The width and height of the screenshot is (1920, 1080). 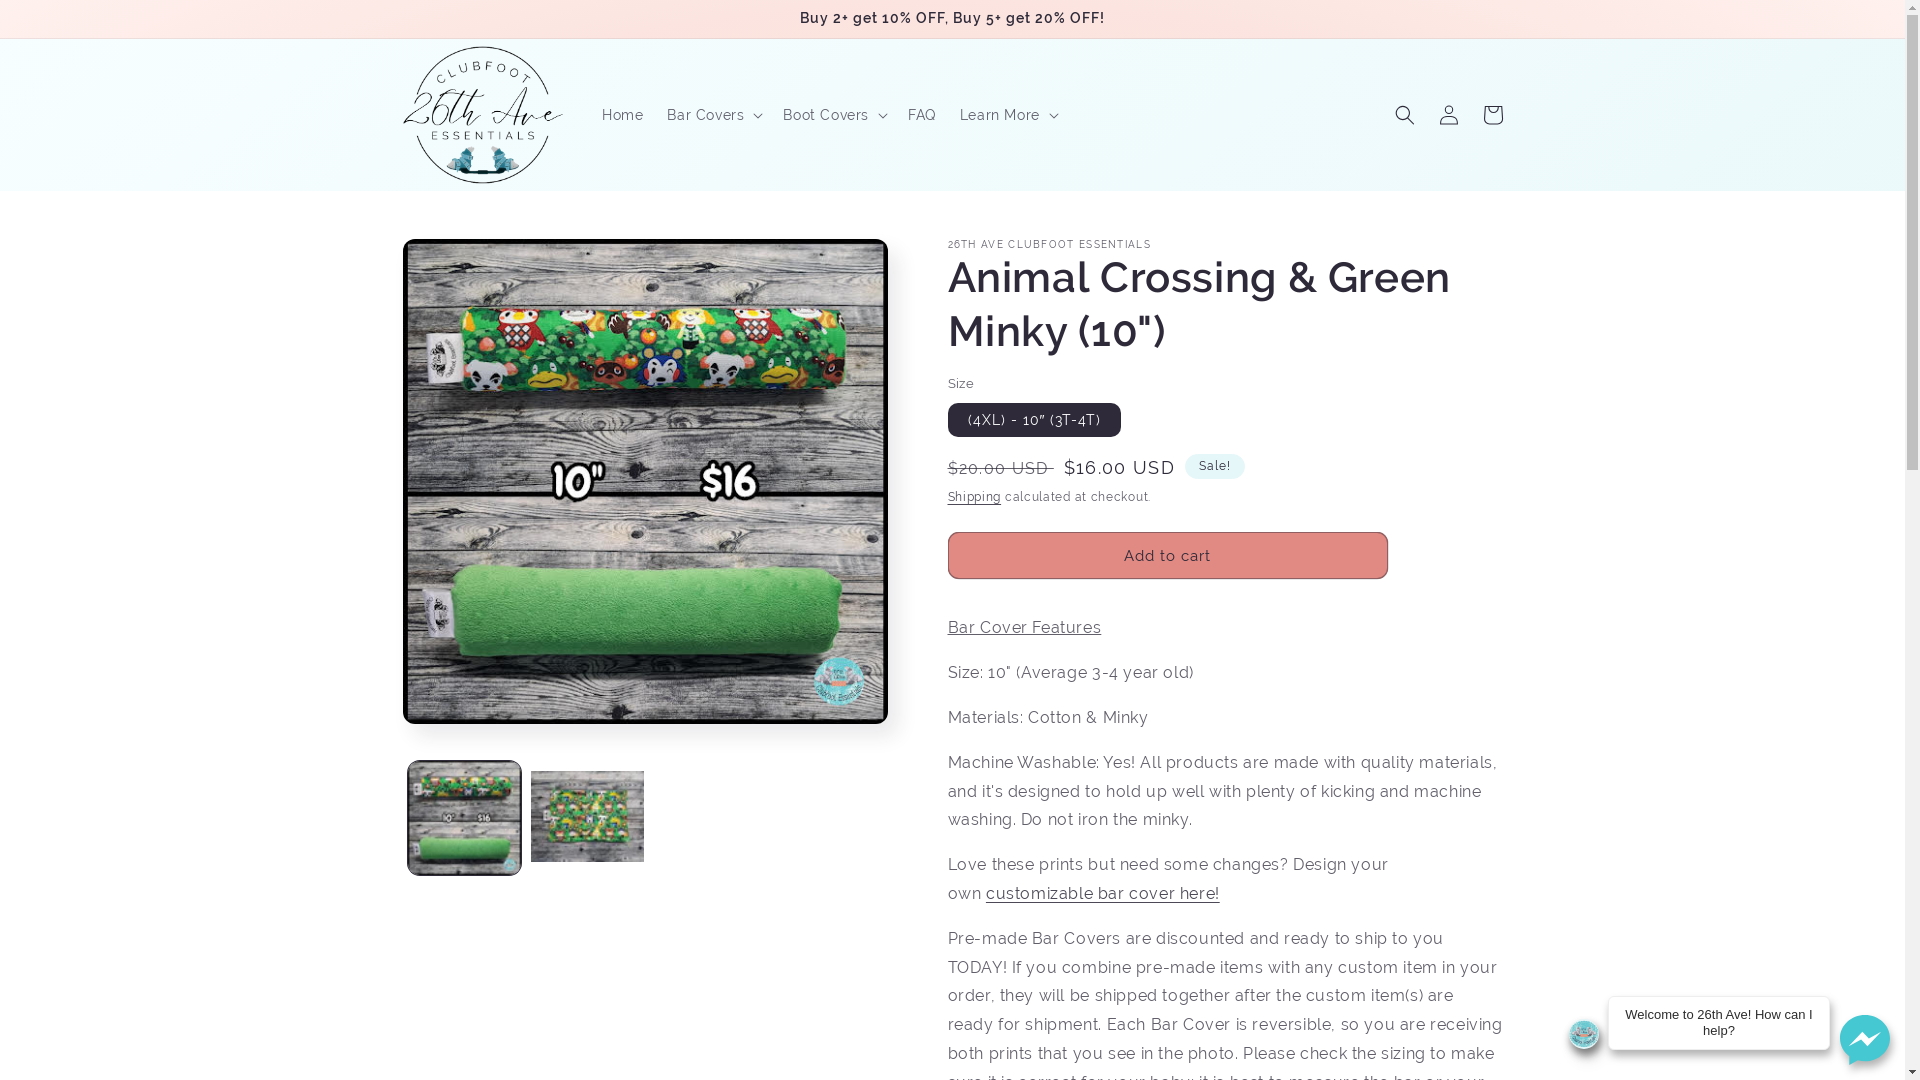 I want to click on 'Skip to product information', so click(x=461, y=260).